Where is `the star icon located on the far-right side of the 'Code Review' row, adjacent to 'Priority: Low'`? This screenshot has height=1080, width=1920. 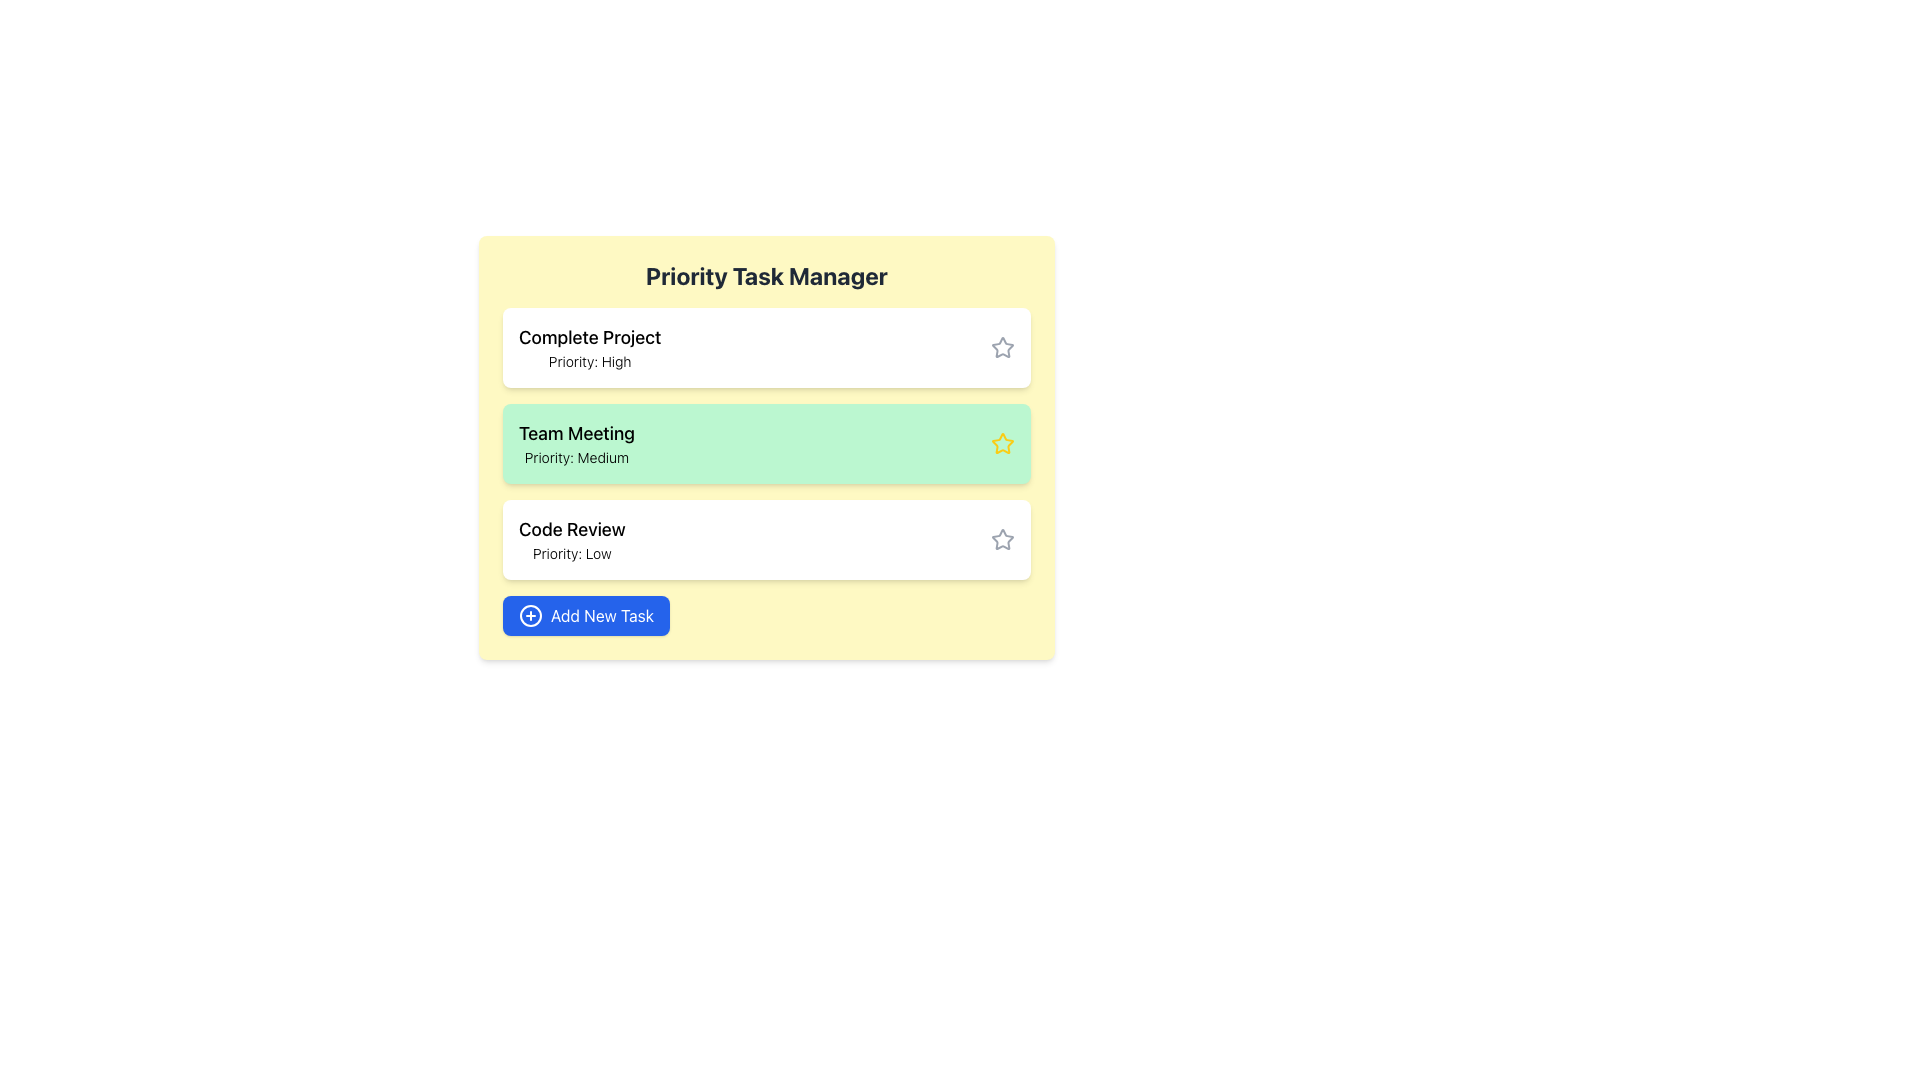
the star icon located on the far-right side of the 'Code Review' row, adjacent to 'Priority: Low' is located at coordinates (1003, 540).